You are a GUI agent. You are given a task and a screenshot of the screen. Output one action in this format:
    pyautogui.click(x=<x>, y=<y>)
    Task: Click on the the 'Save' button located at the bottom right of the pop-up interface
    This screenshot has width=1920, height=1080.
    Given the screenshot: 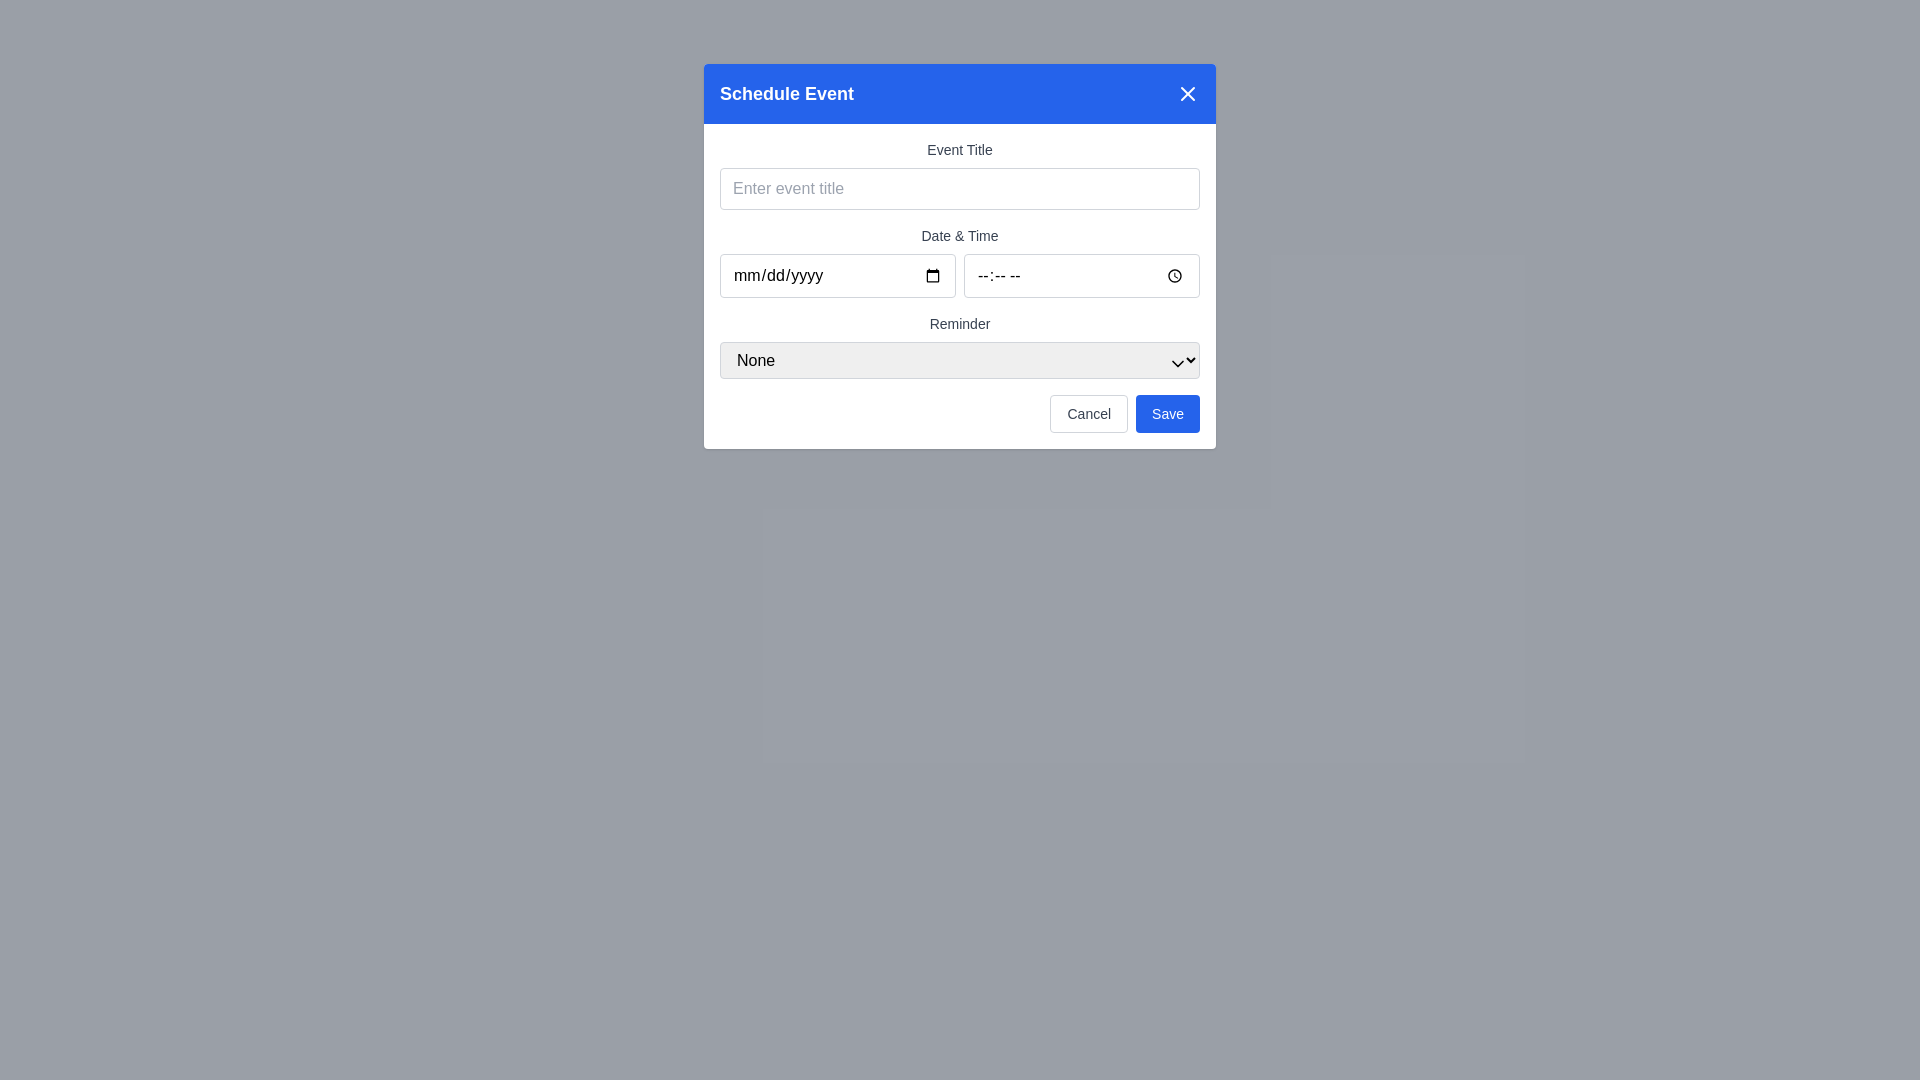 What is the action you would take?
    pyautogui.click(x=1168, y=412)
    